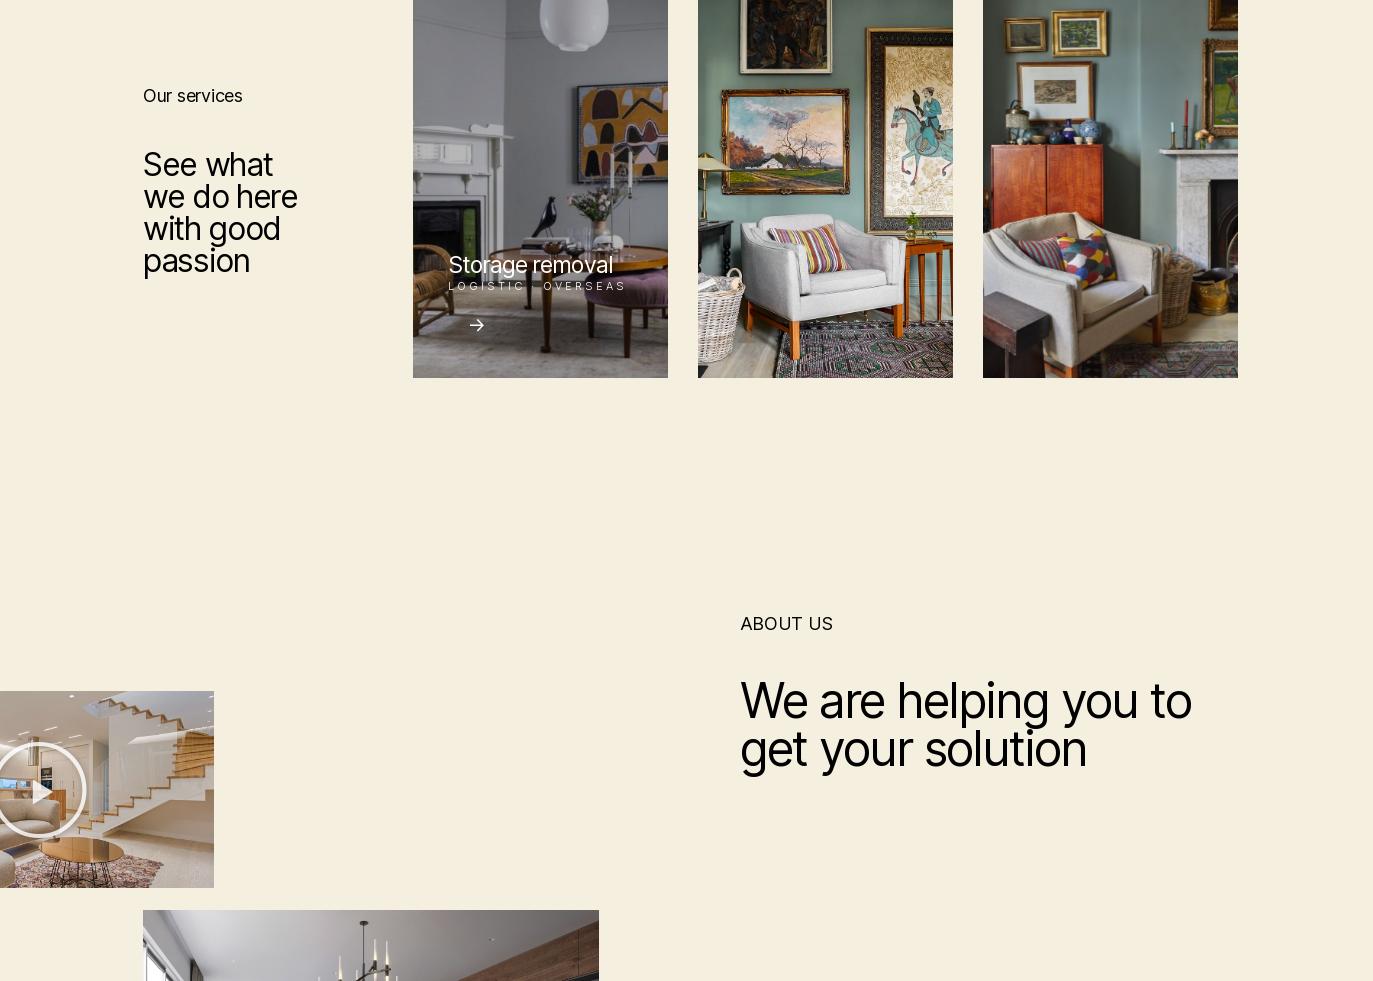  I want to click on 'Privacy Policy', so click(1064, 768).